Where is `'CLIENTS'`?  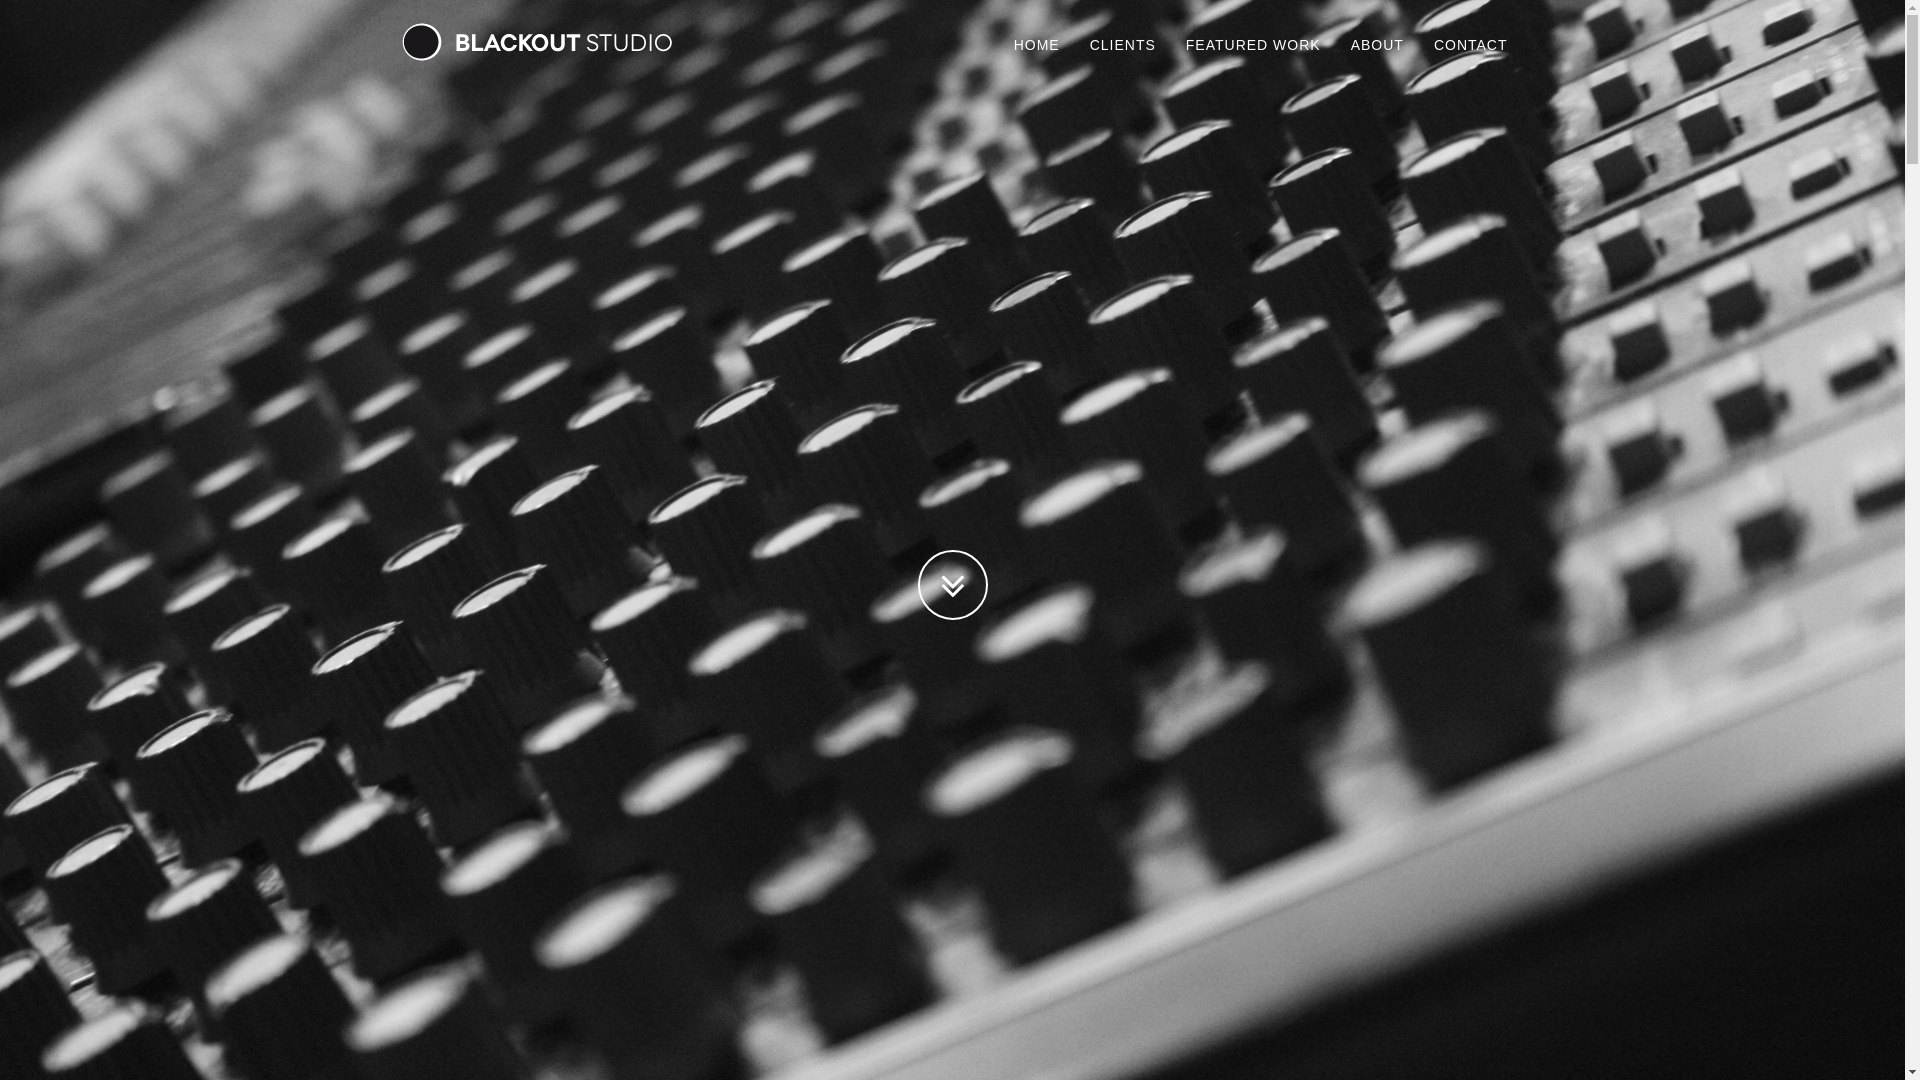
'CLIENTS' is located at coordinates (1074, 45).